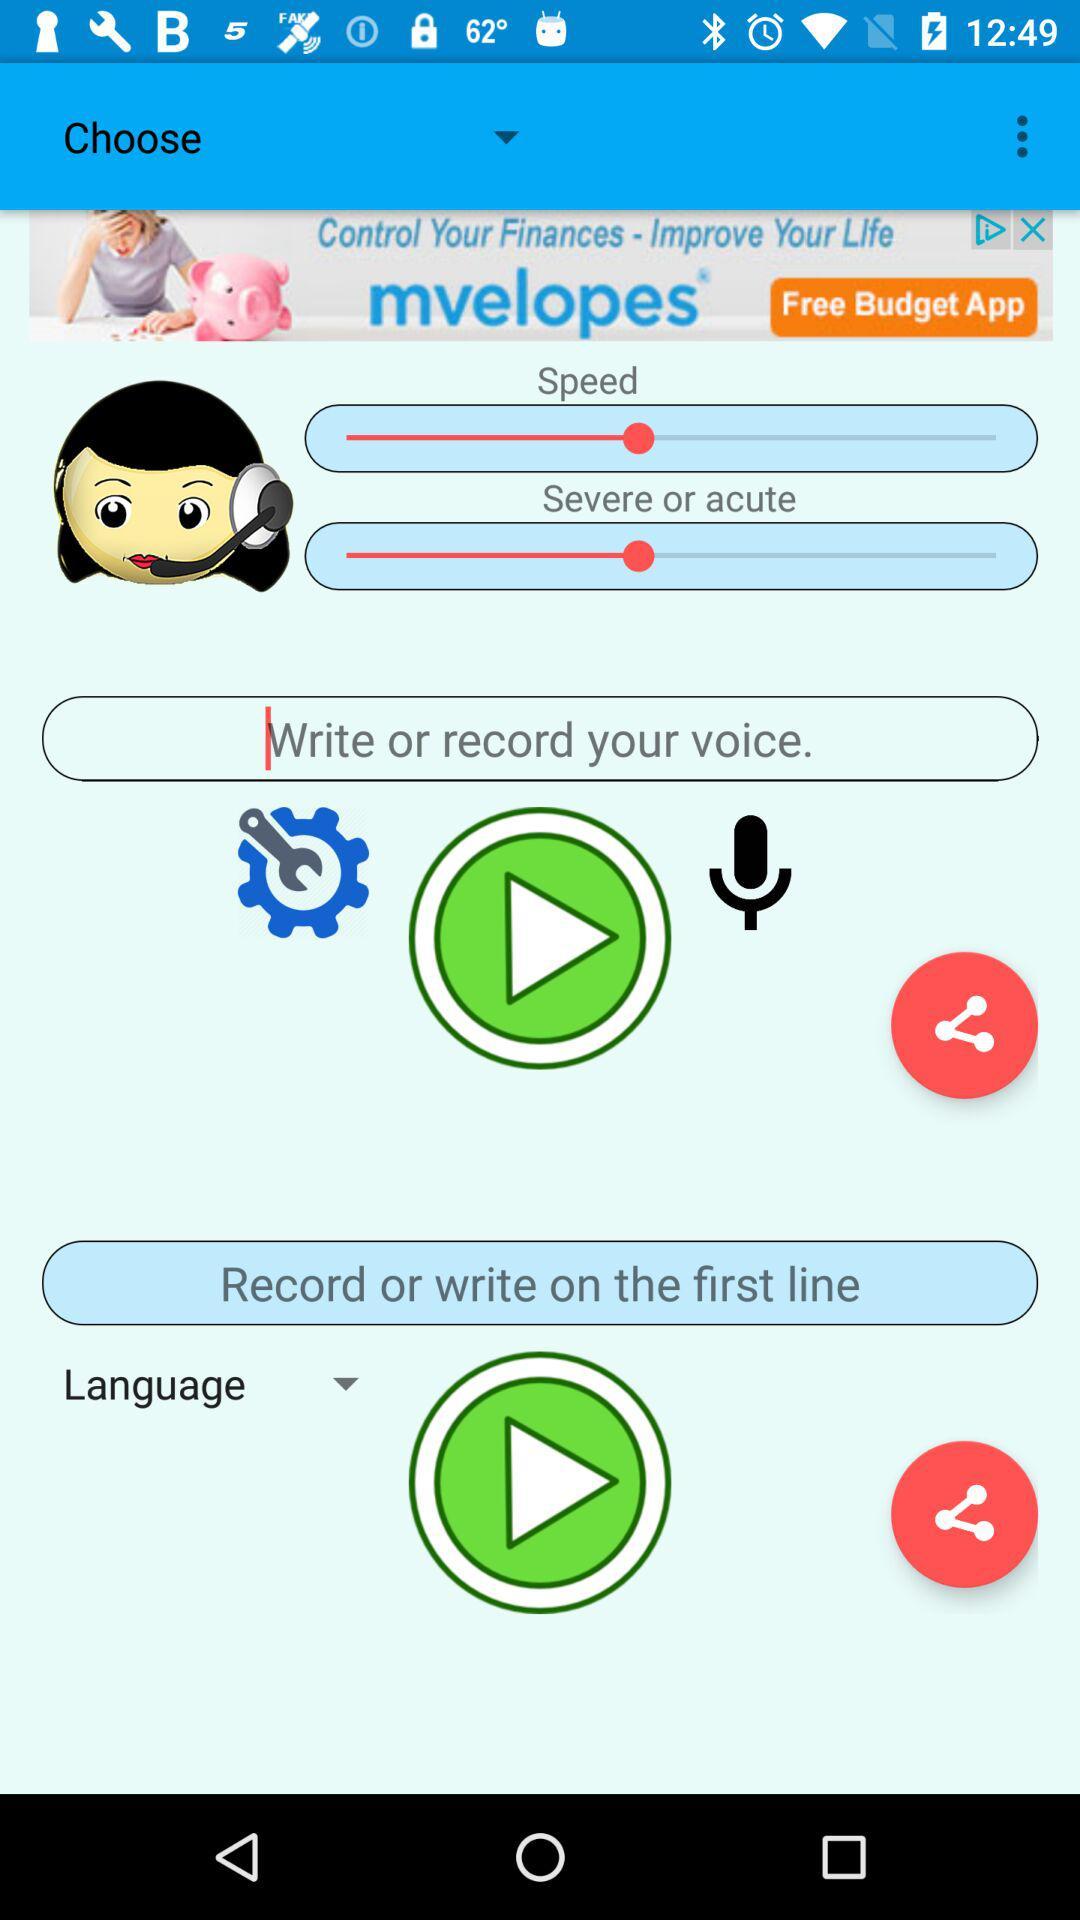 The image size is (1080, 1920). Describe the element at coordinates (540, 737) in the screenshot. I see `write a word` at that location.